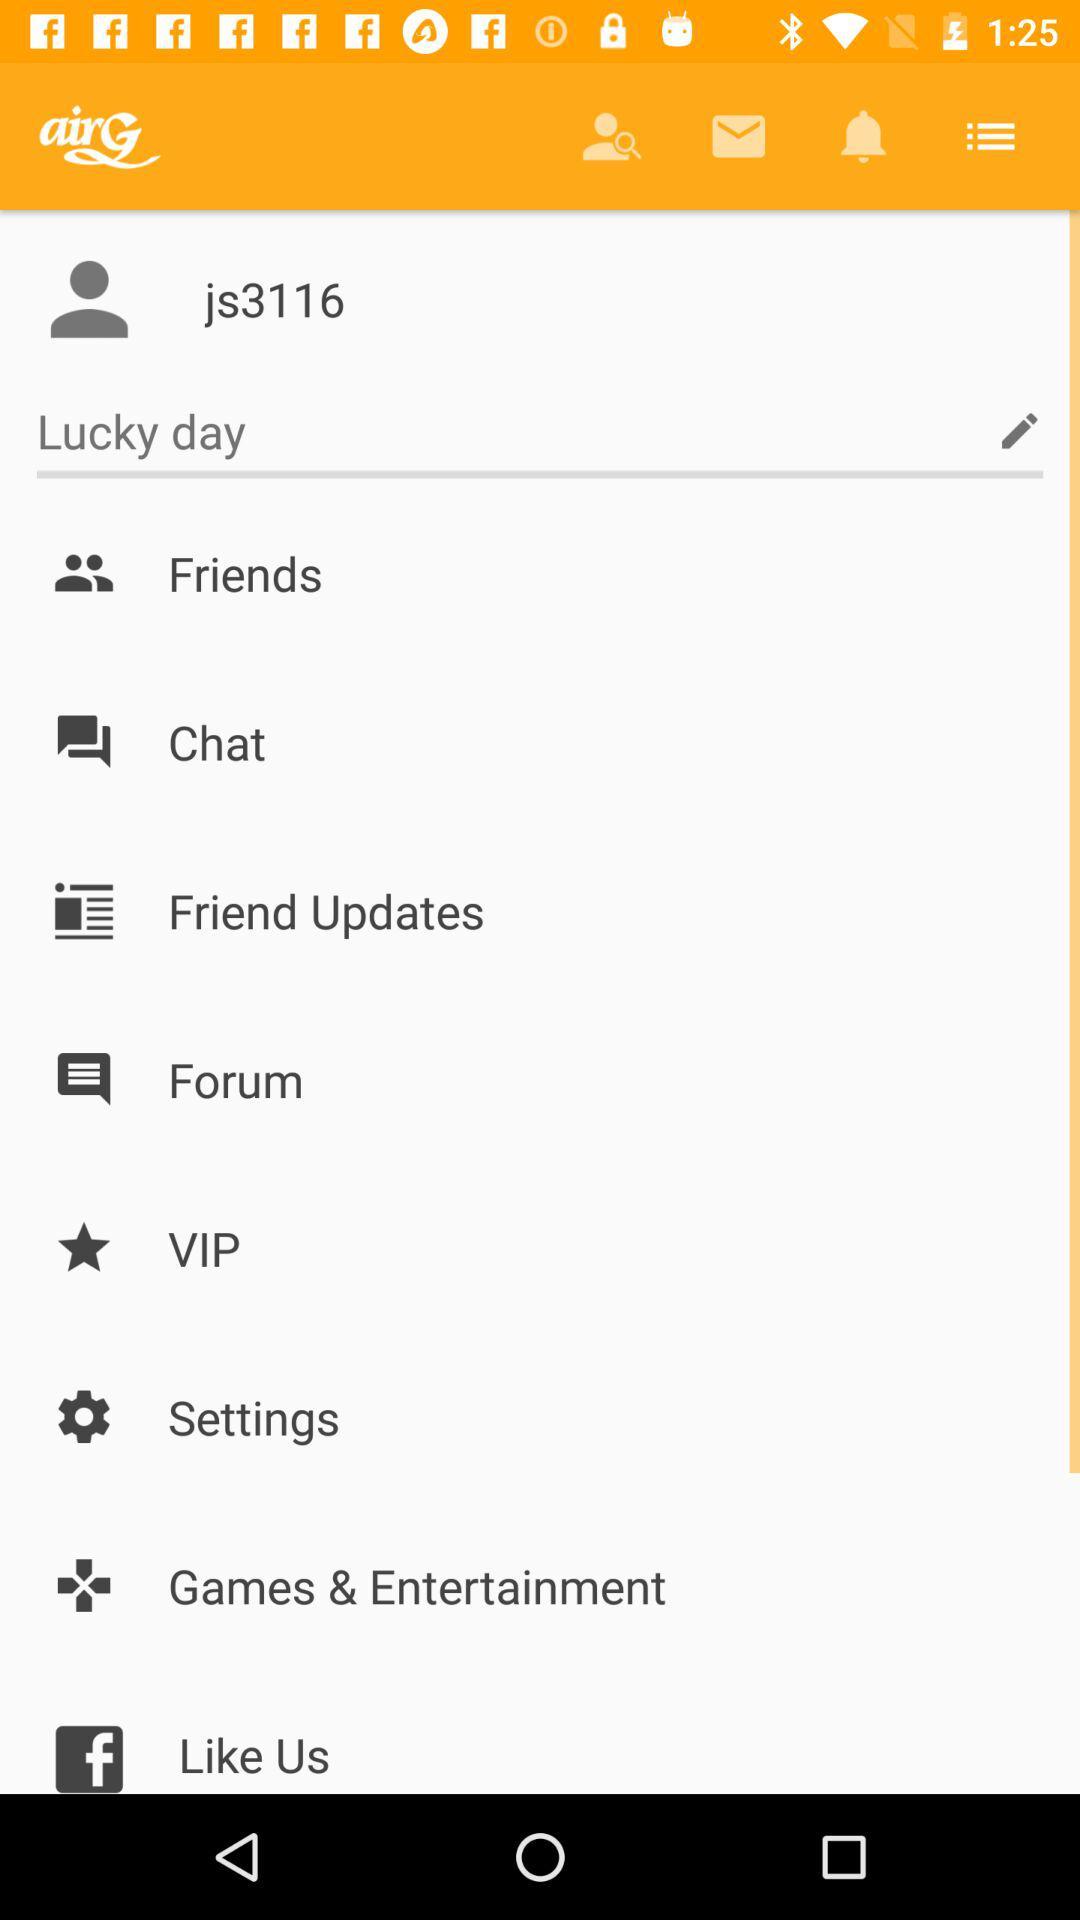 Image resolution: width=1080 pixels, height=1920 pixels. Describe the element at coordinates (88, 298) in the screenshot. I see `the avatar icon` at that location.